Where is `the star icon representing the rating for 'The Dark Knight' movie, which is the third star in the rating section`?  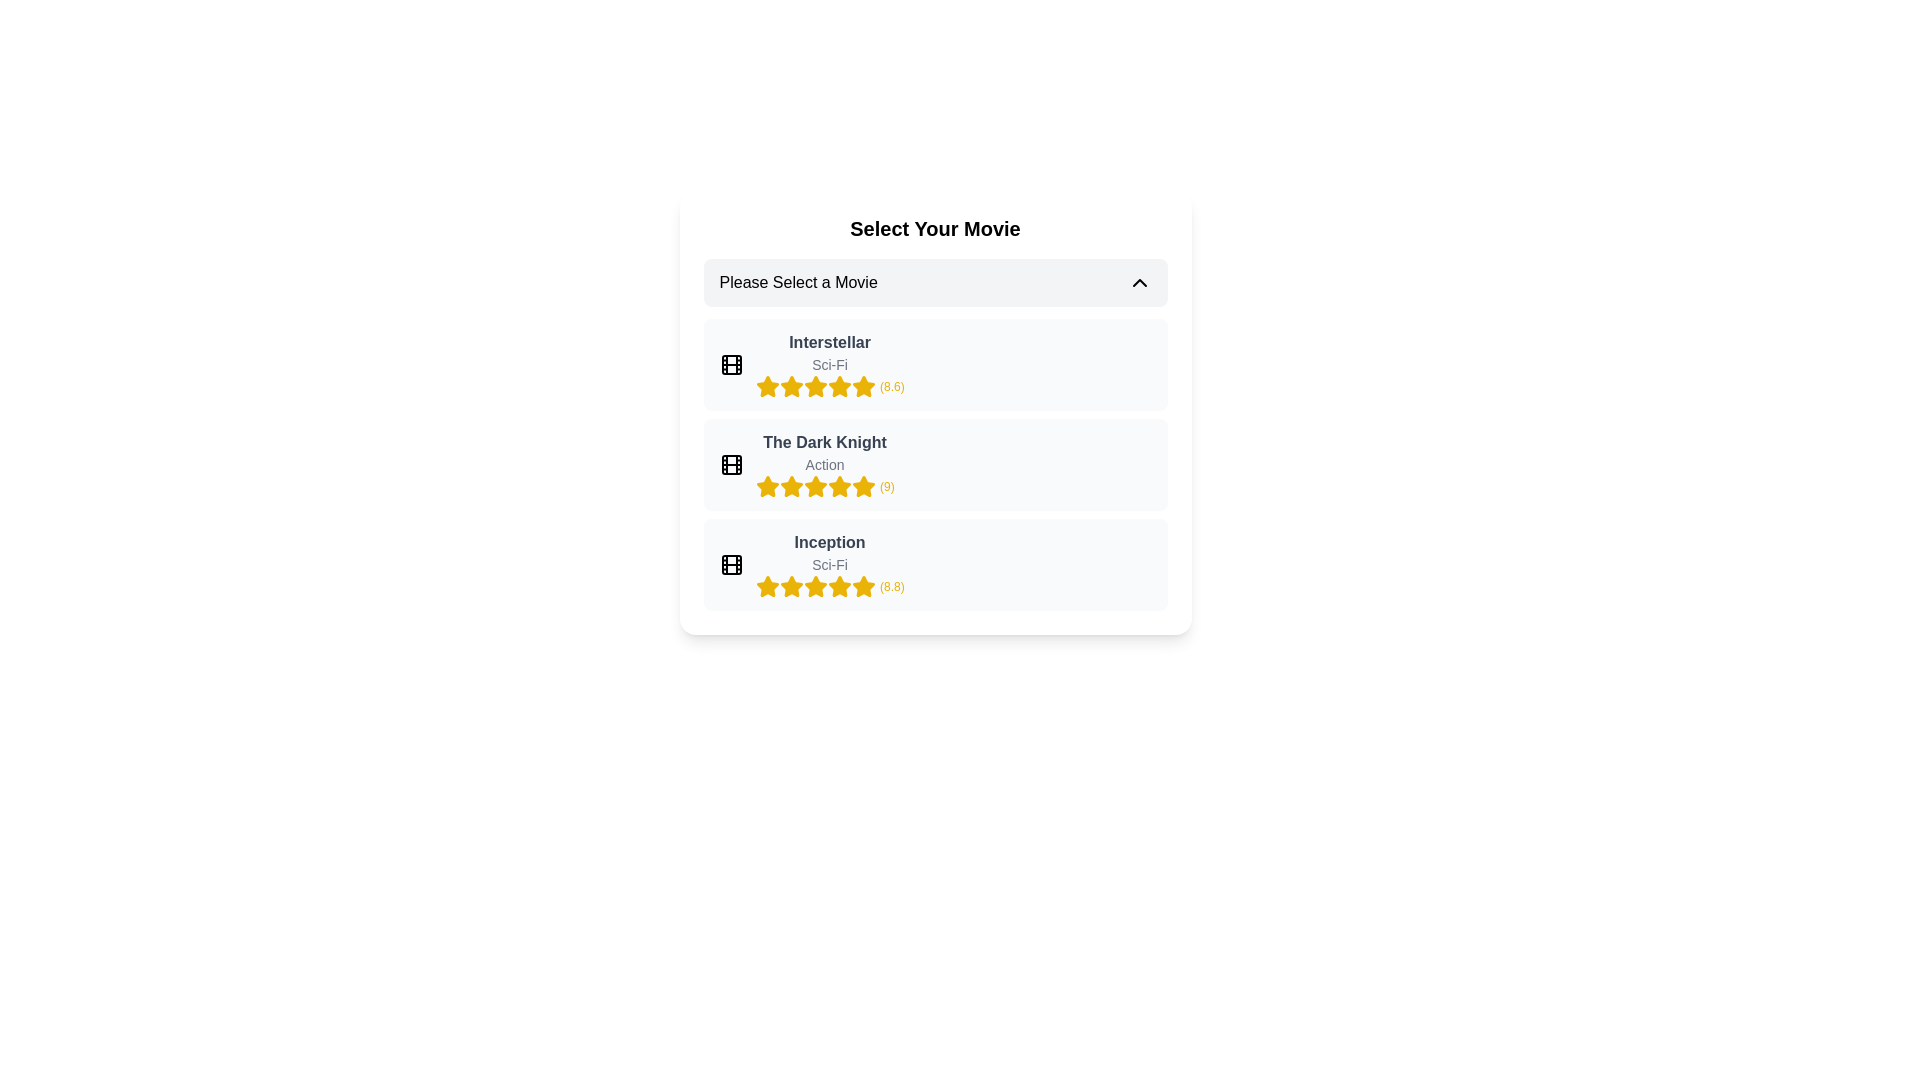 the star icon representing the rating for 'The Dark Knight' movie, which is the third star in the rating section is located at coordinates (766, 486).